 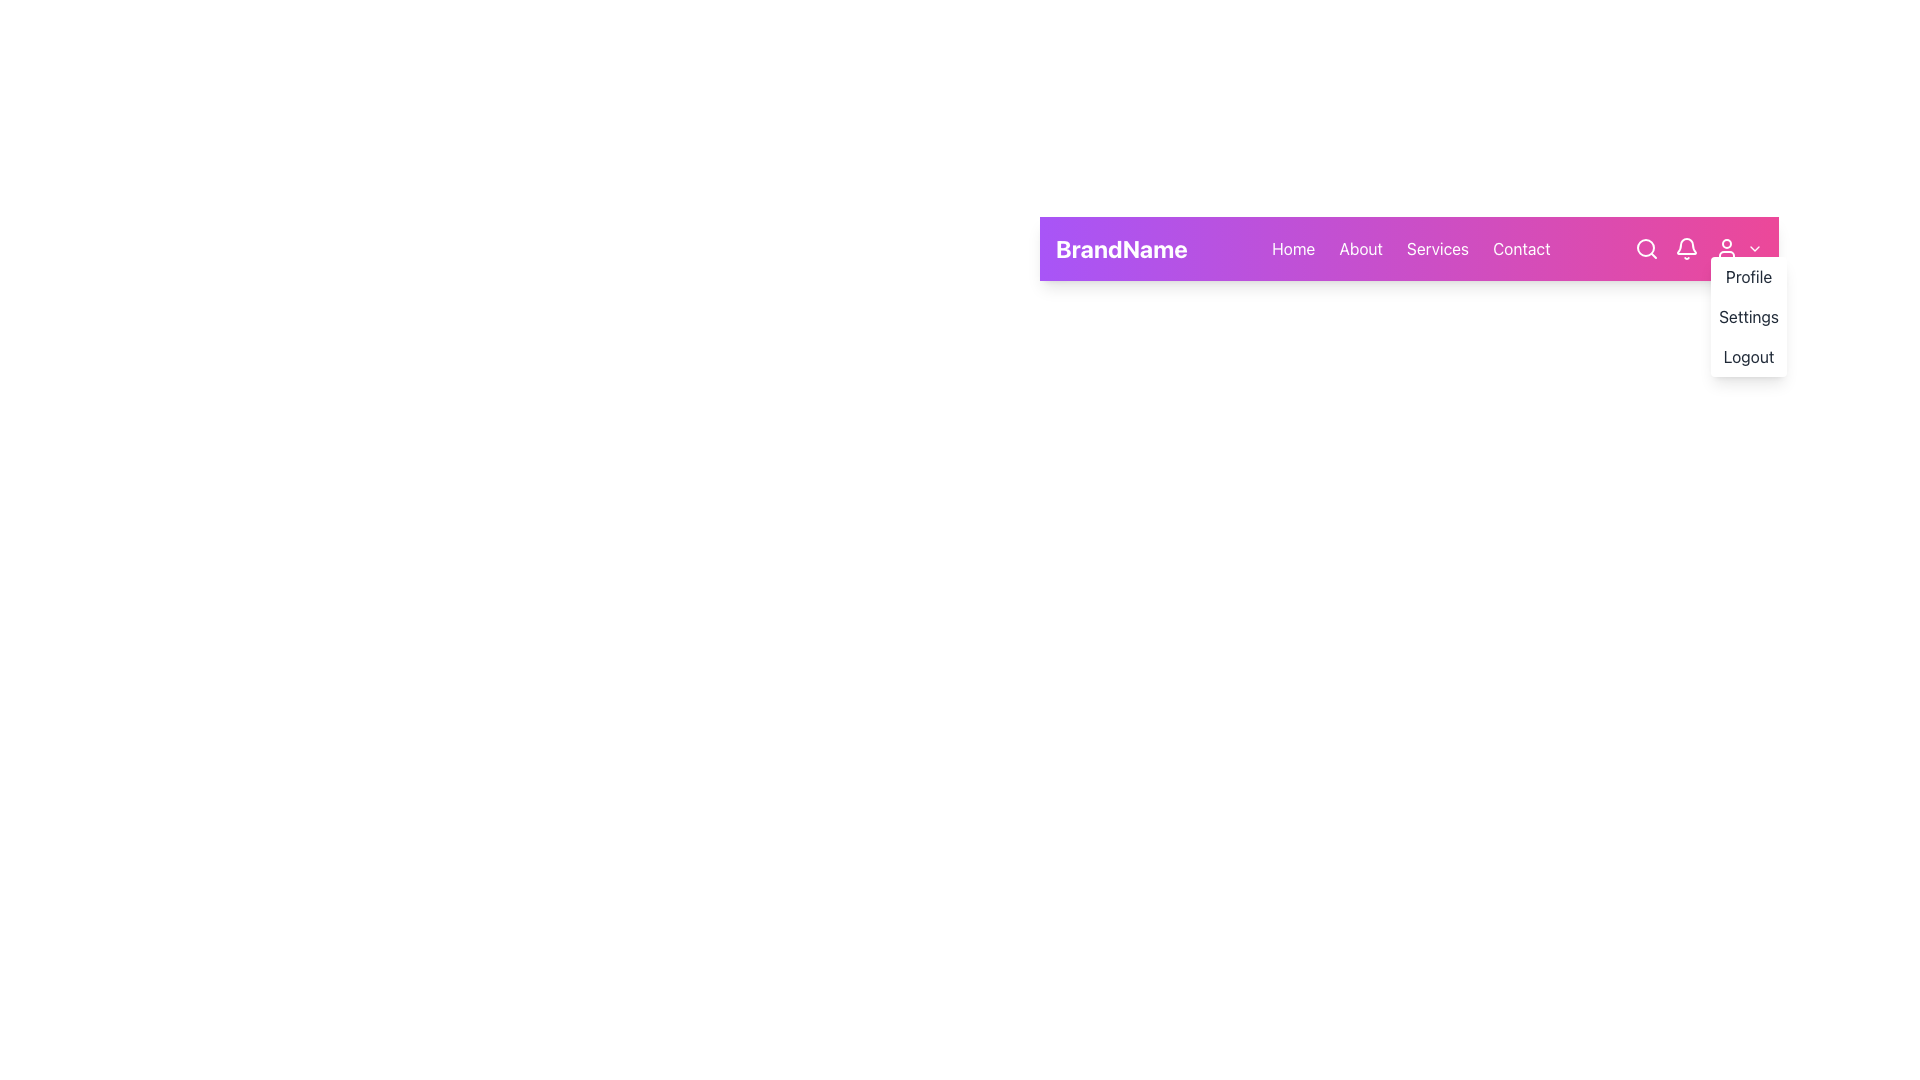 I want to click on the search icon represented by a magnifying glass, styled in white against a pink background, located in the upper right corner of the interface, so click(x=1646, y=248).